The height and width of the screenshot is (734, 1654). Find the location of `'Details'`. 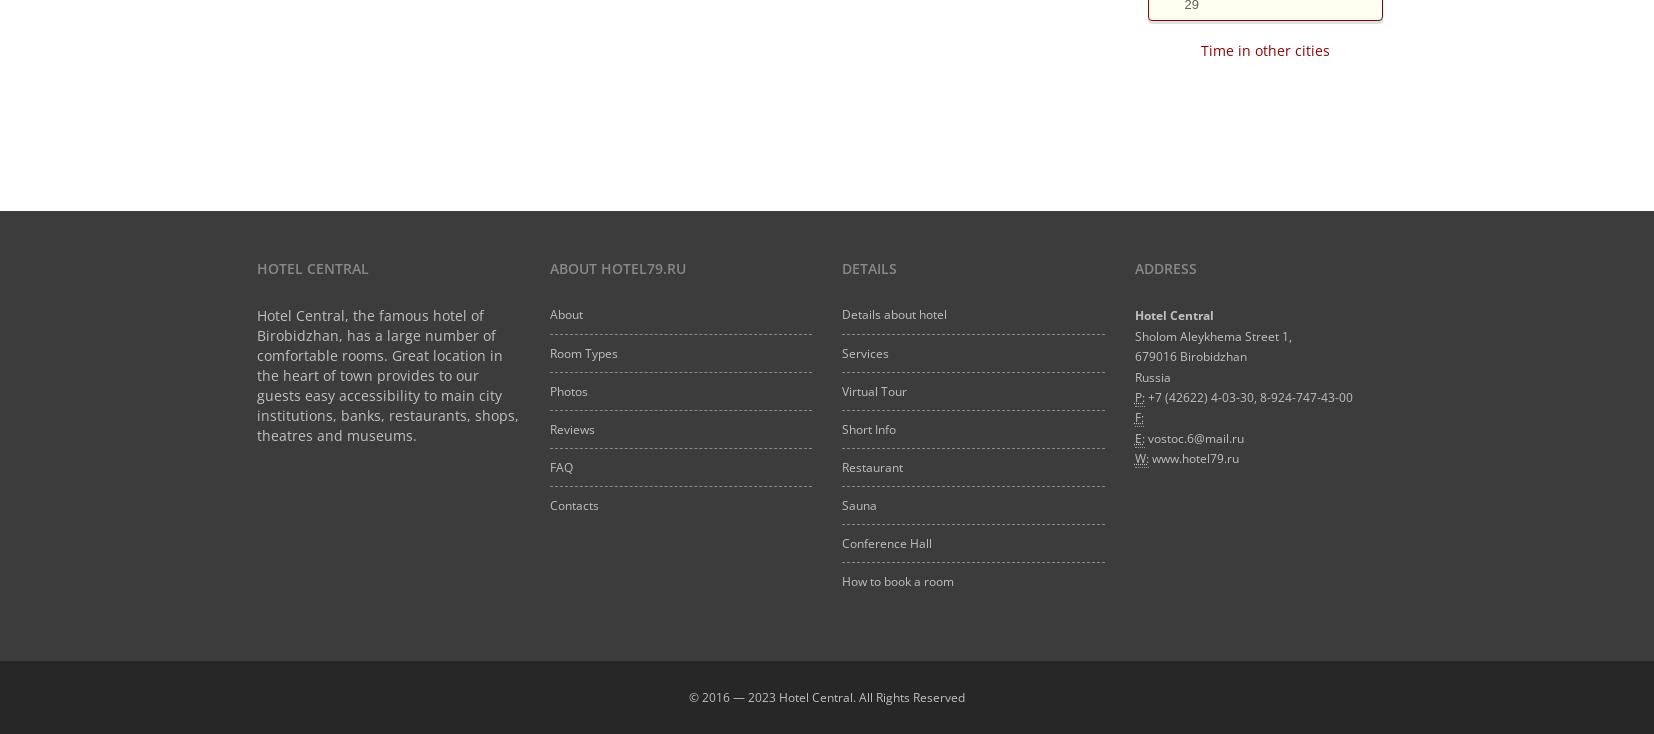

'Details' is located at coordinates (841, 267).